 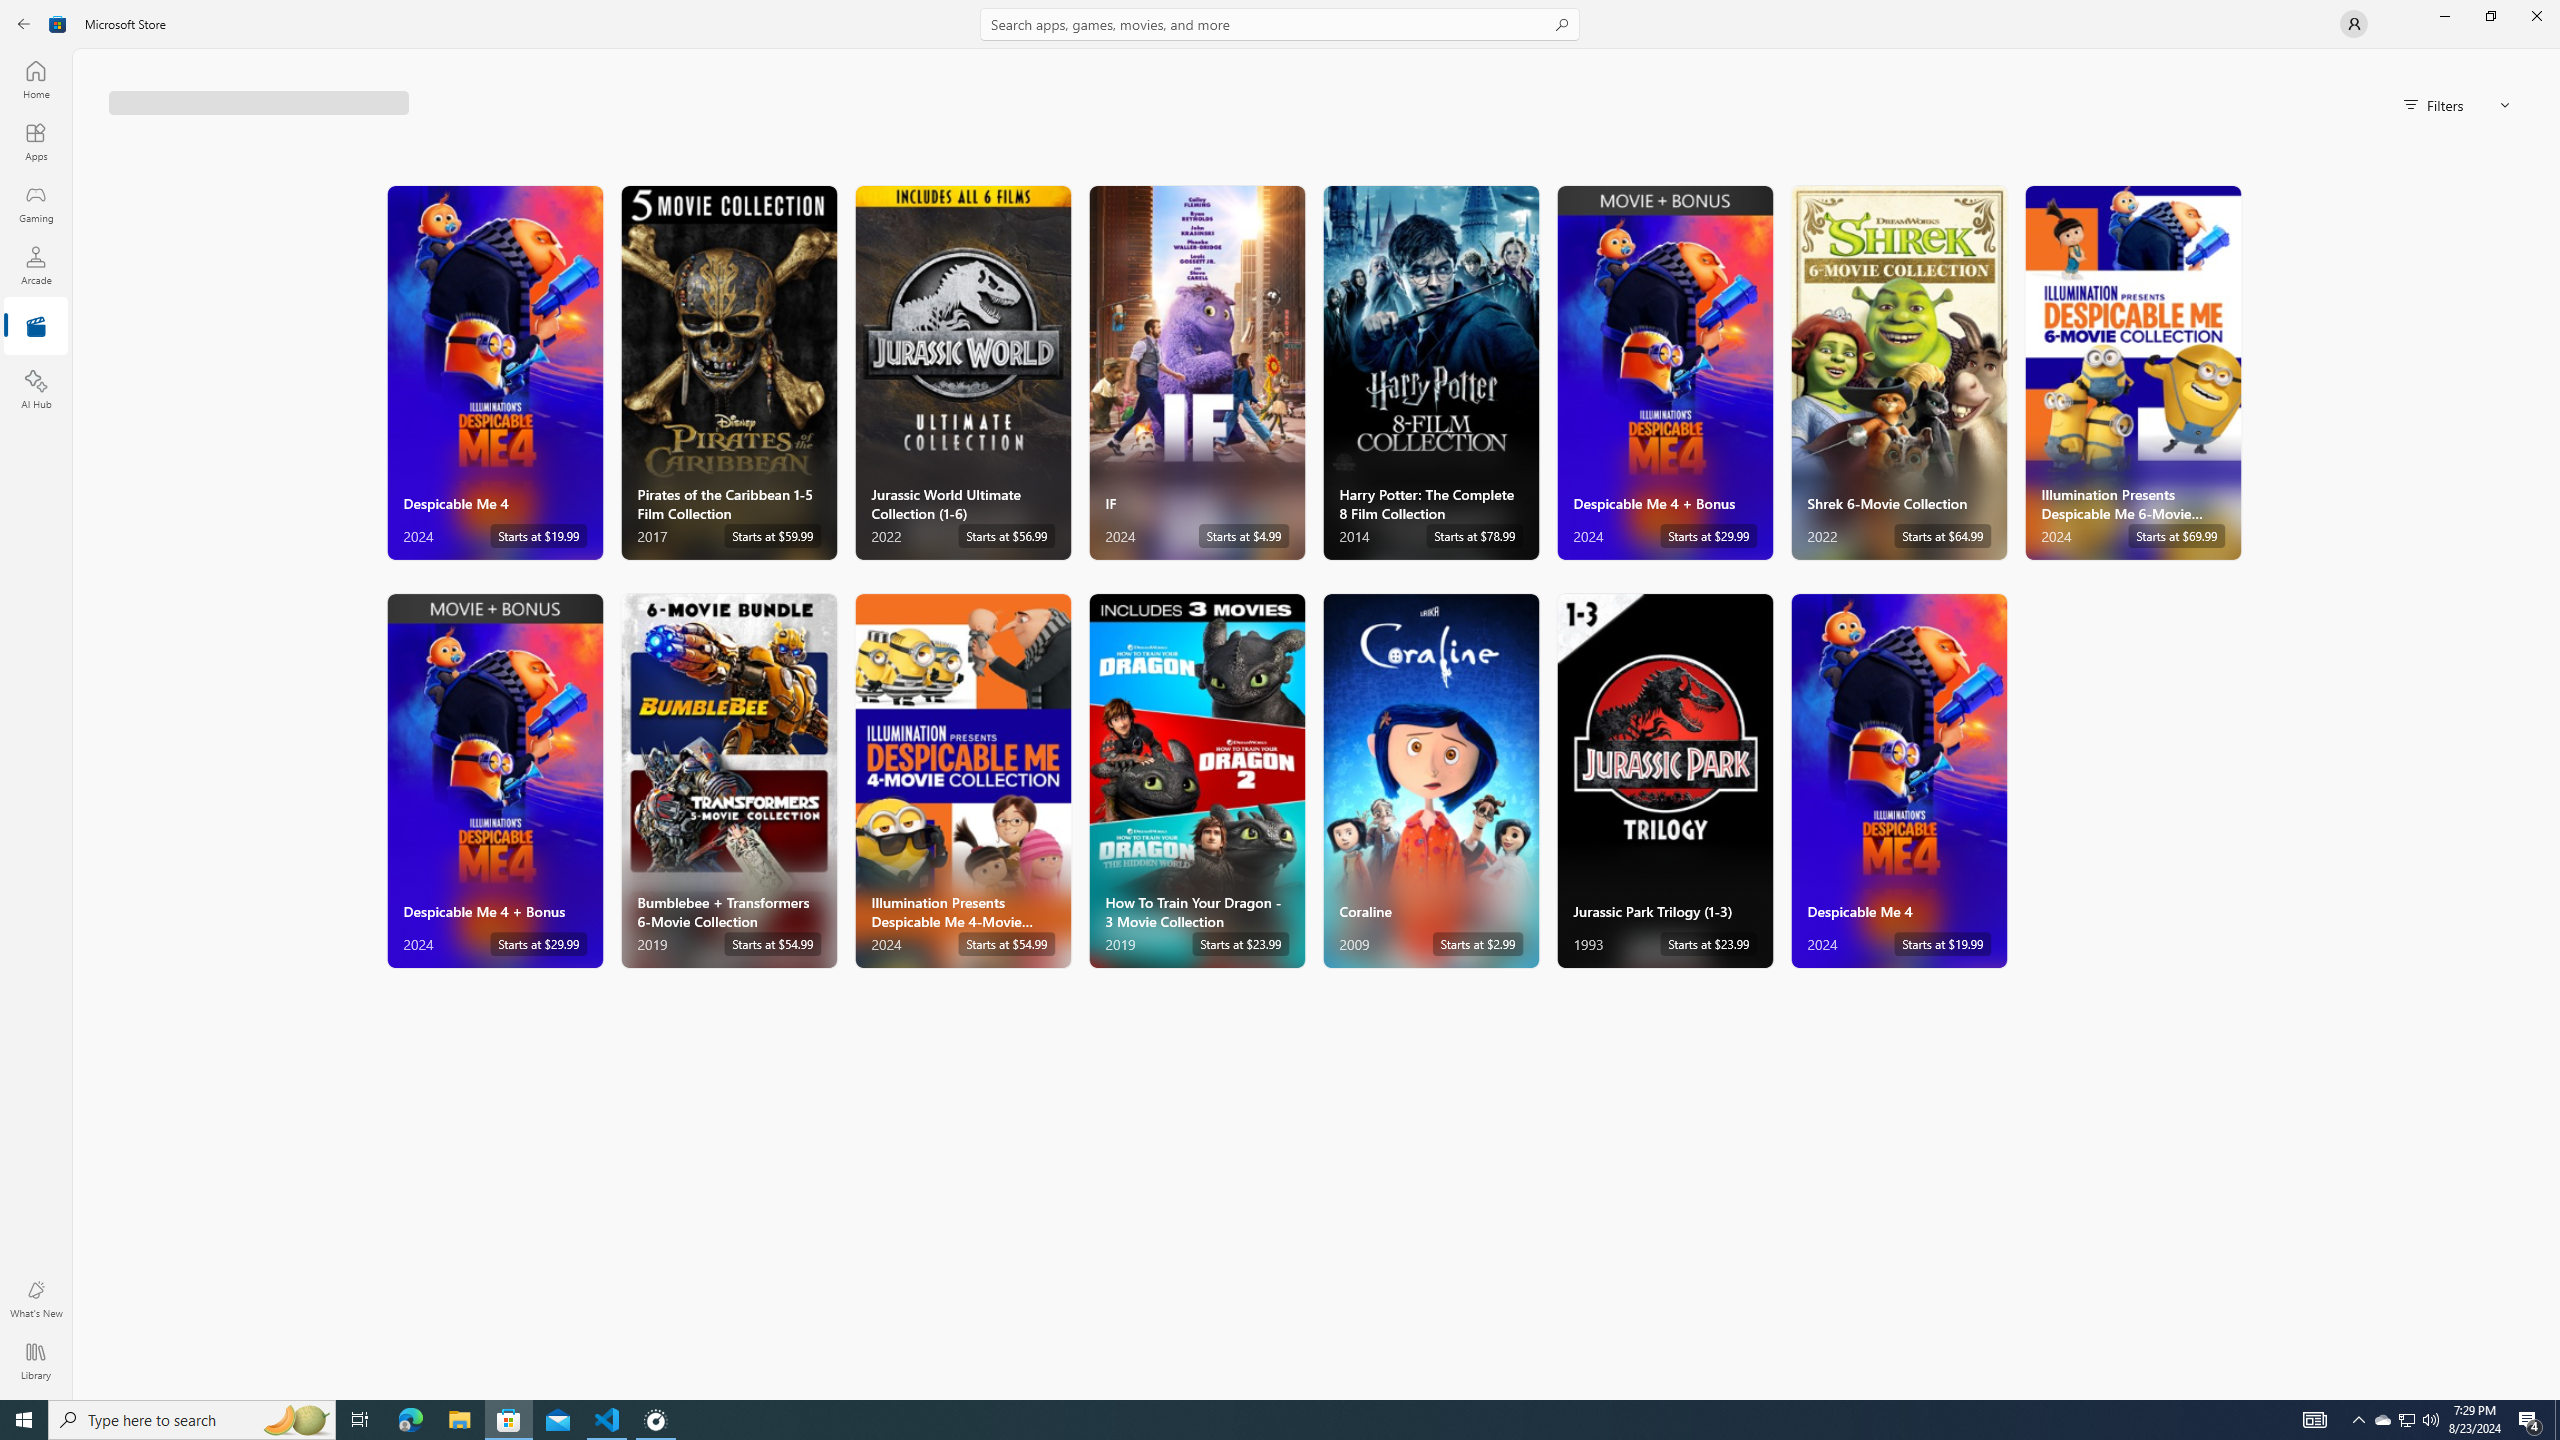 I want to click on 'Back', so click(x=24, y=22).